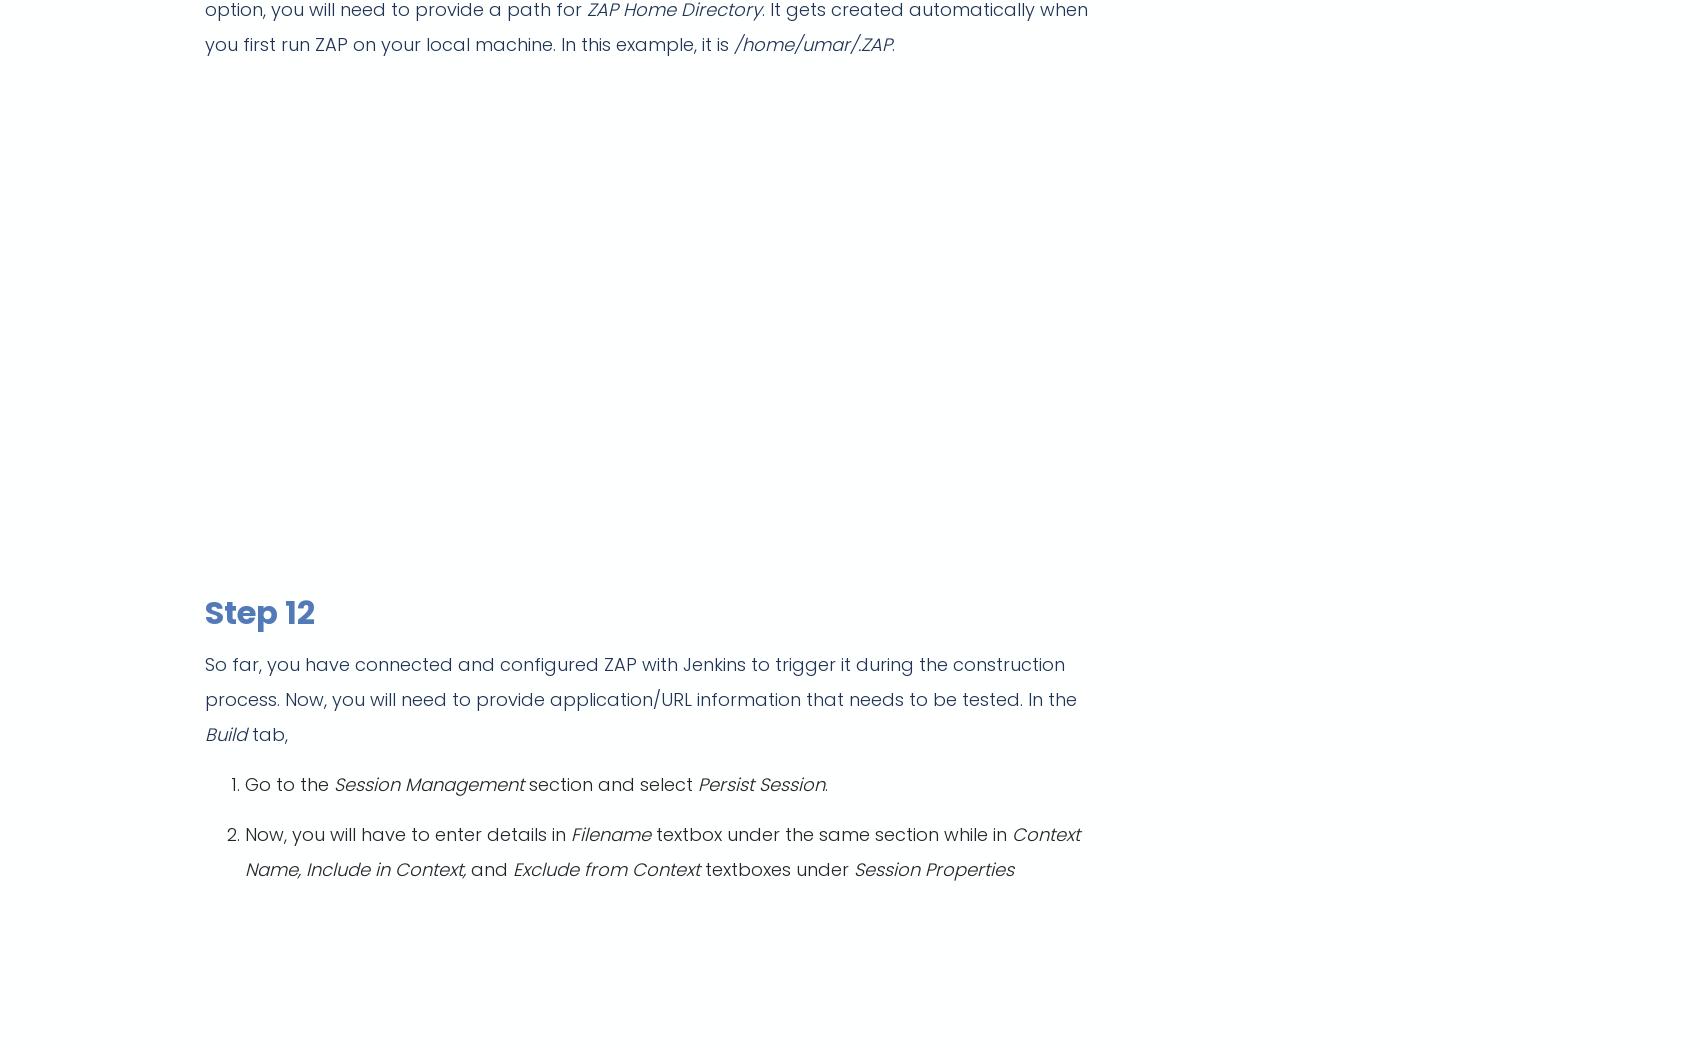  What do you see at coordinates (244, 784) in the screenshot?
I see `'Go to the'` at bounding box center [244, 784].